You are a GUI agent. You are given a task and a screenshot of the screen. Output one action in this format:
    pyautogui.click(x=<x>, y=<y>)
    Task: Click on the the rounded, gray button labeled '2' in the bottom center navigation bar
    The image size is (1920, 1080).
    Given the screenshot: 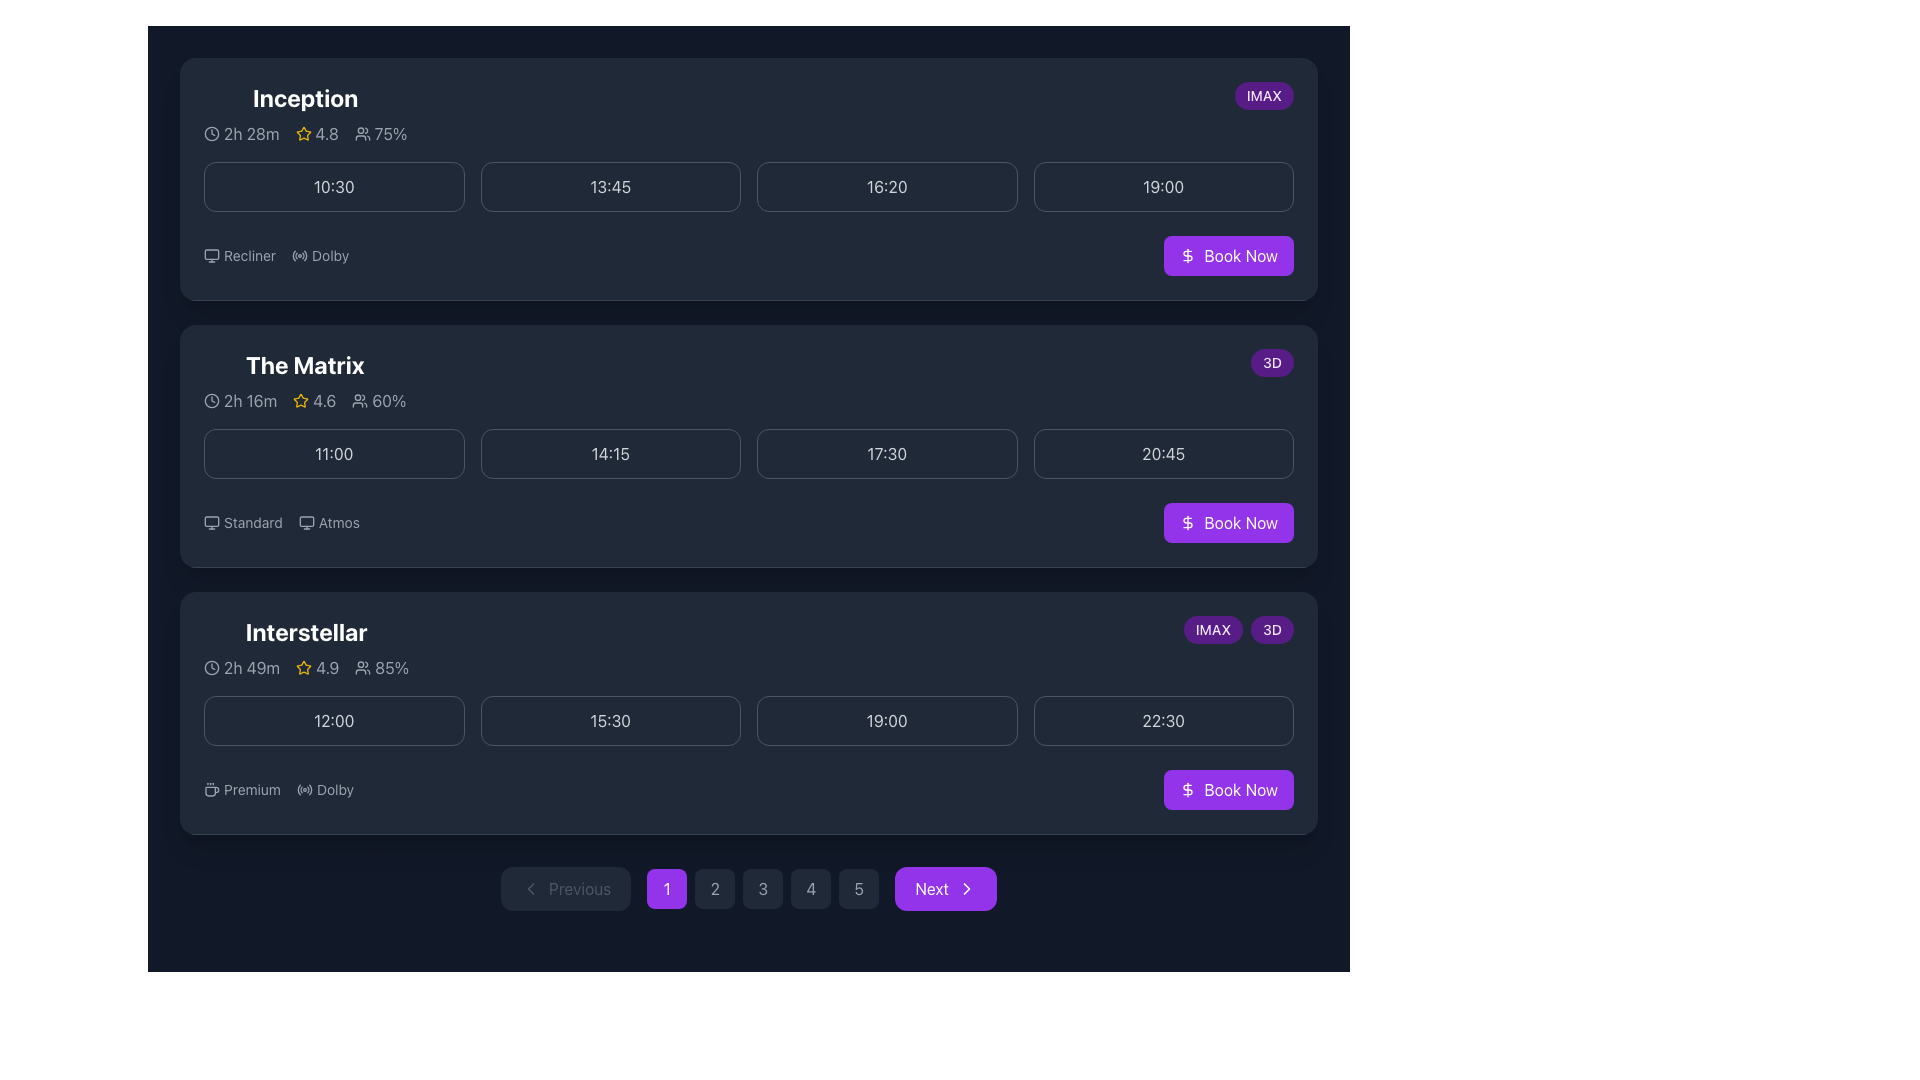 What is the action you would take?
    pyautogui.click(x=715, y=887)
    